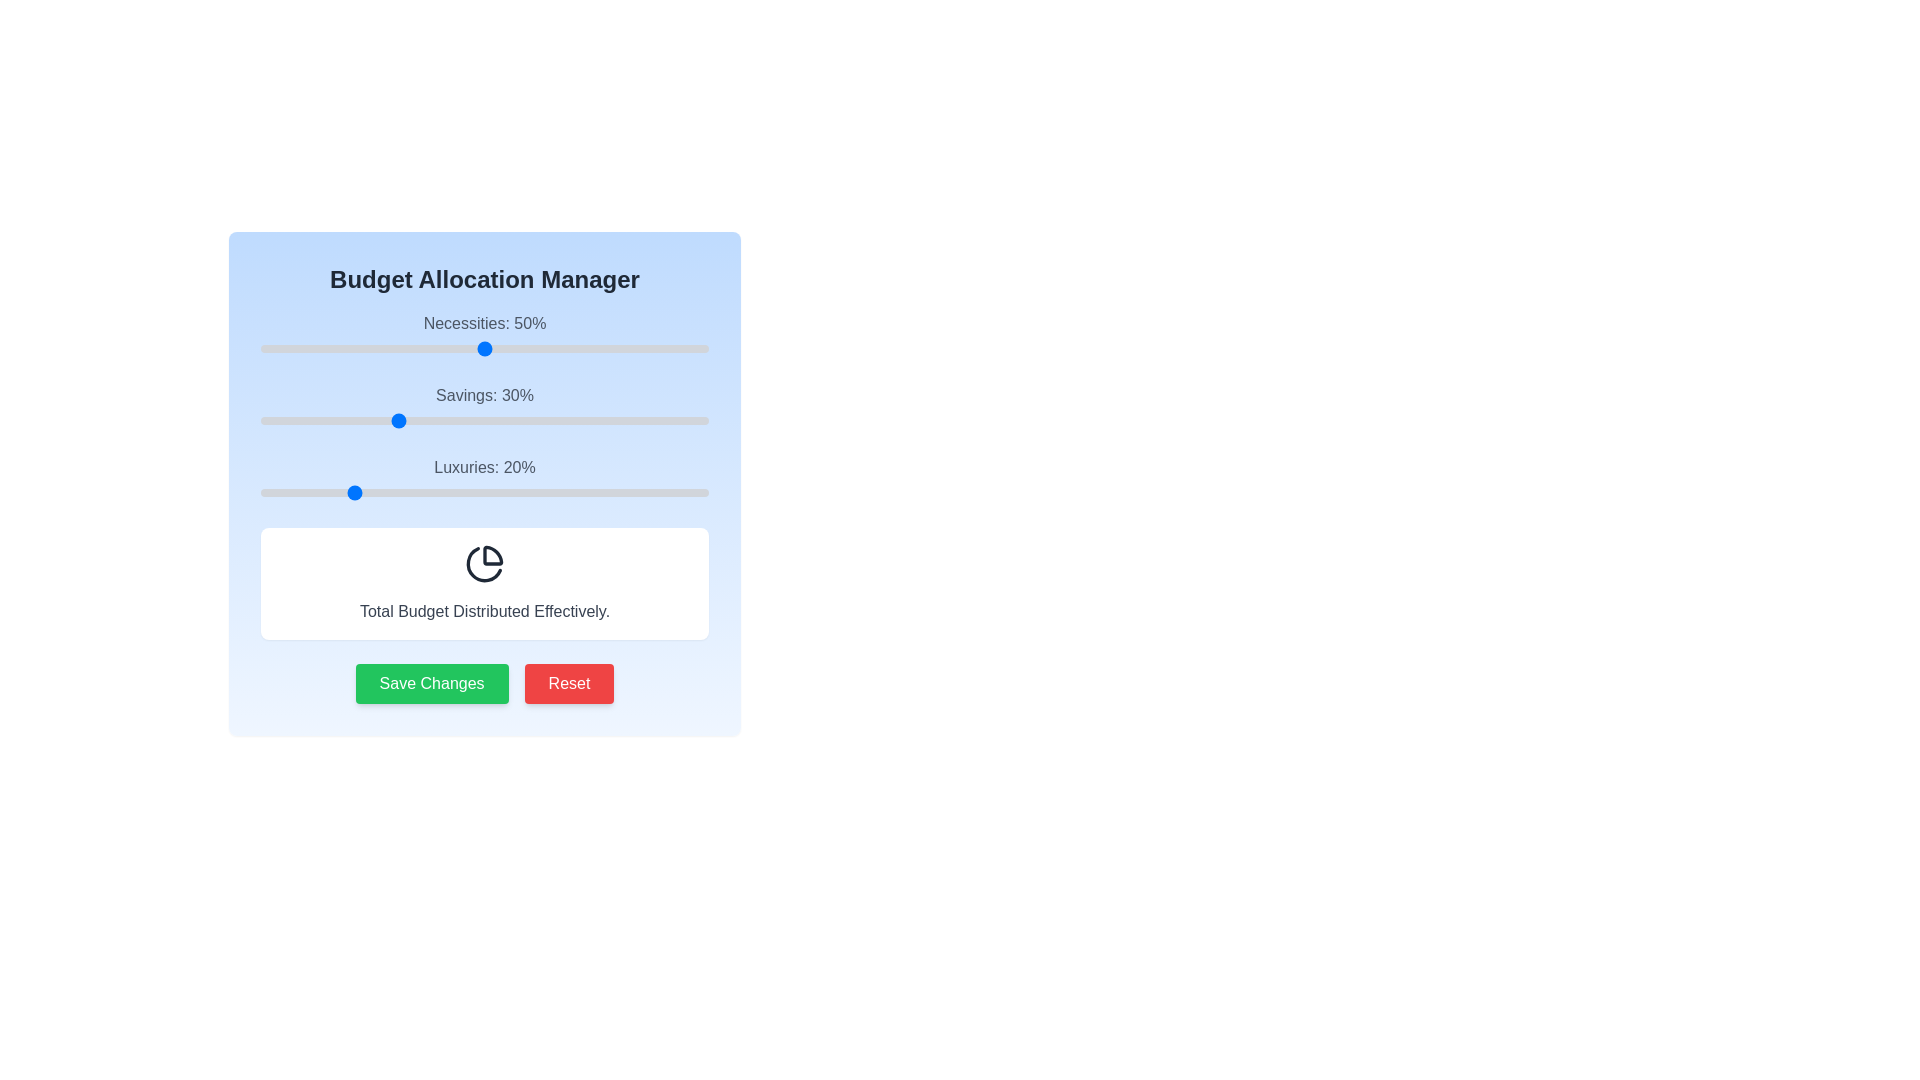  Describe the element at coordinates (277, 347) in the screenshot. I see `the 'necessities' slider` at that location.